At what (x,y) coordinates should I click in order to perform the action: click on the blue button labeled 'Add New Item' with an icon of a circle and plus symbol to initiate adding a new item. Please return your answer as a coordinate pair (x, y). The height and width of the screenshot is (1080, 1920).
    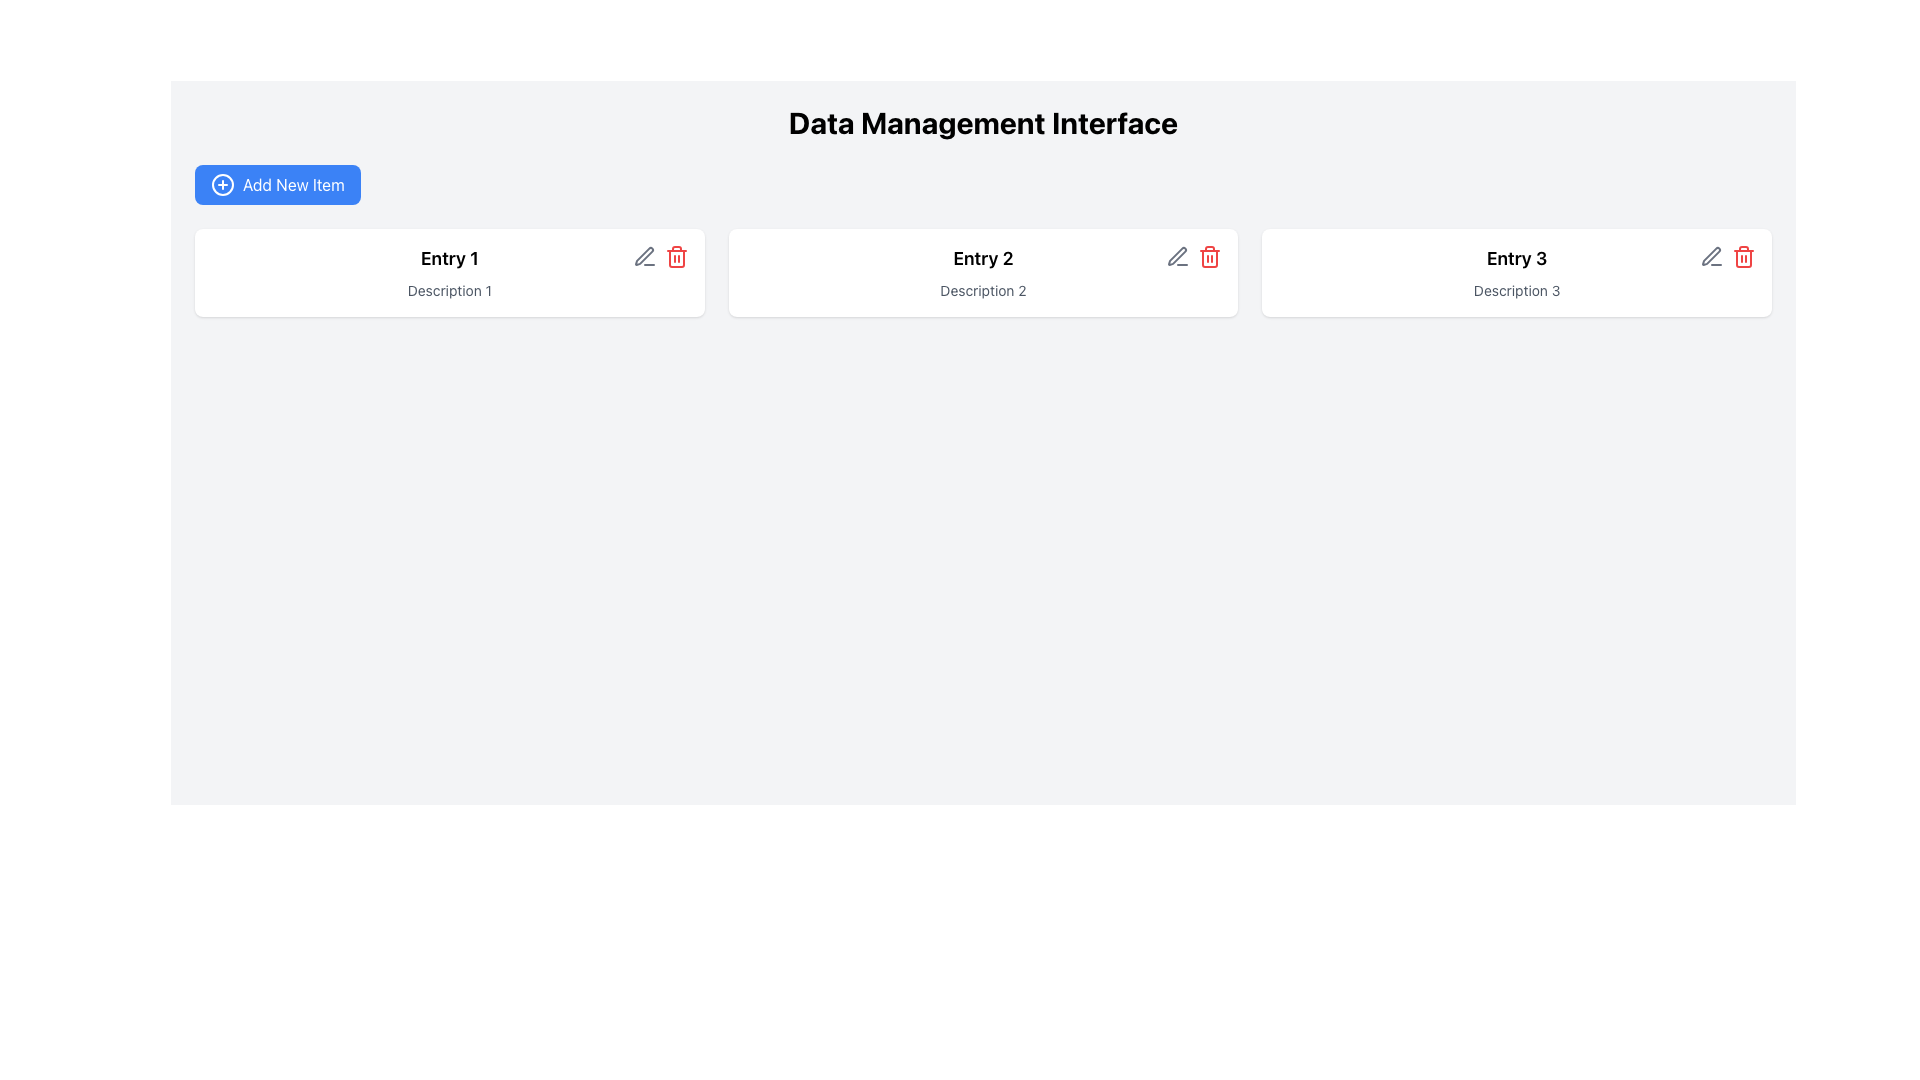
    Looking at the image, I should click on (276, 185).